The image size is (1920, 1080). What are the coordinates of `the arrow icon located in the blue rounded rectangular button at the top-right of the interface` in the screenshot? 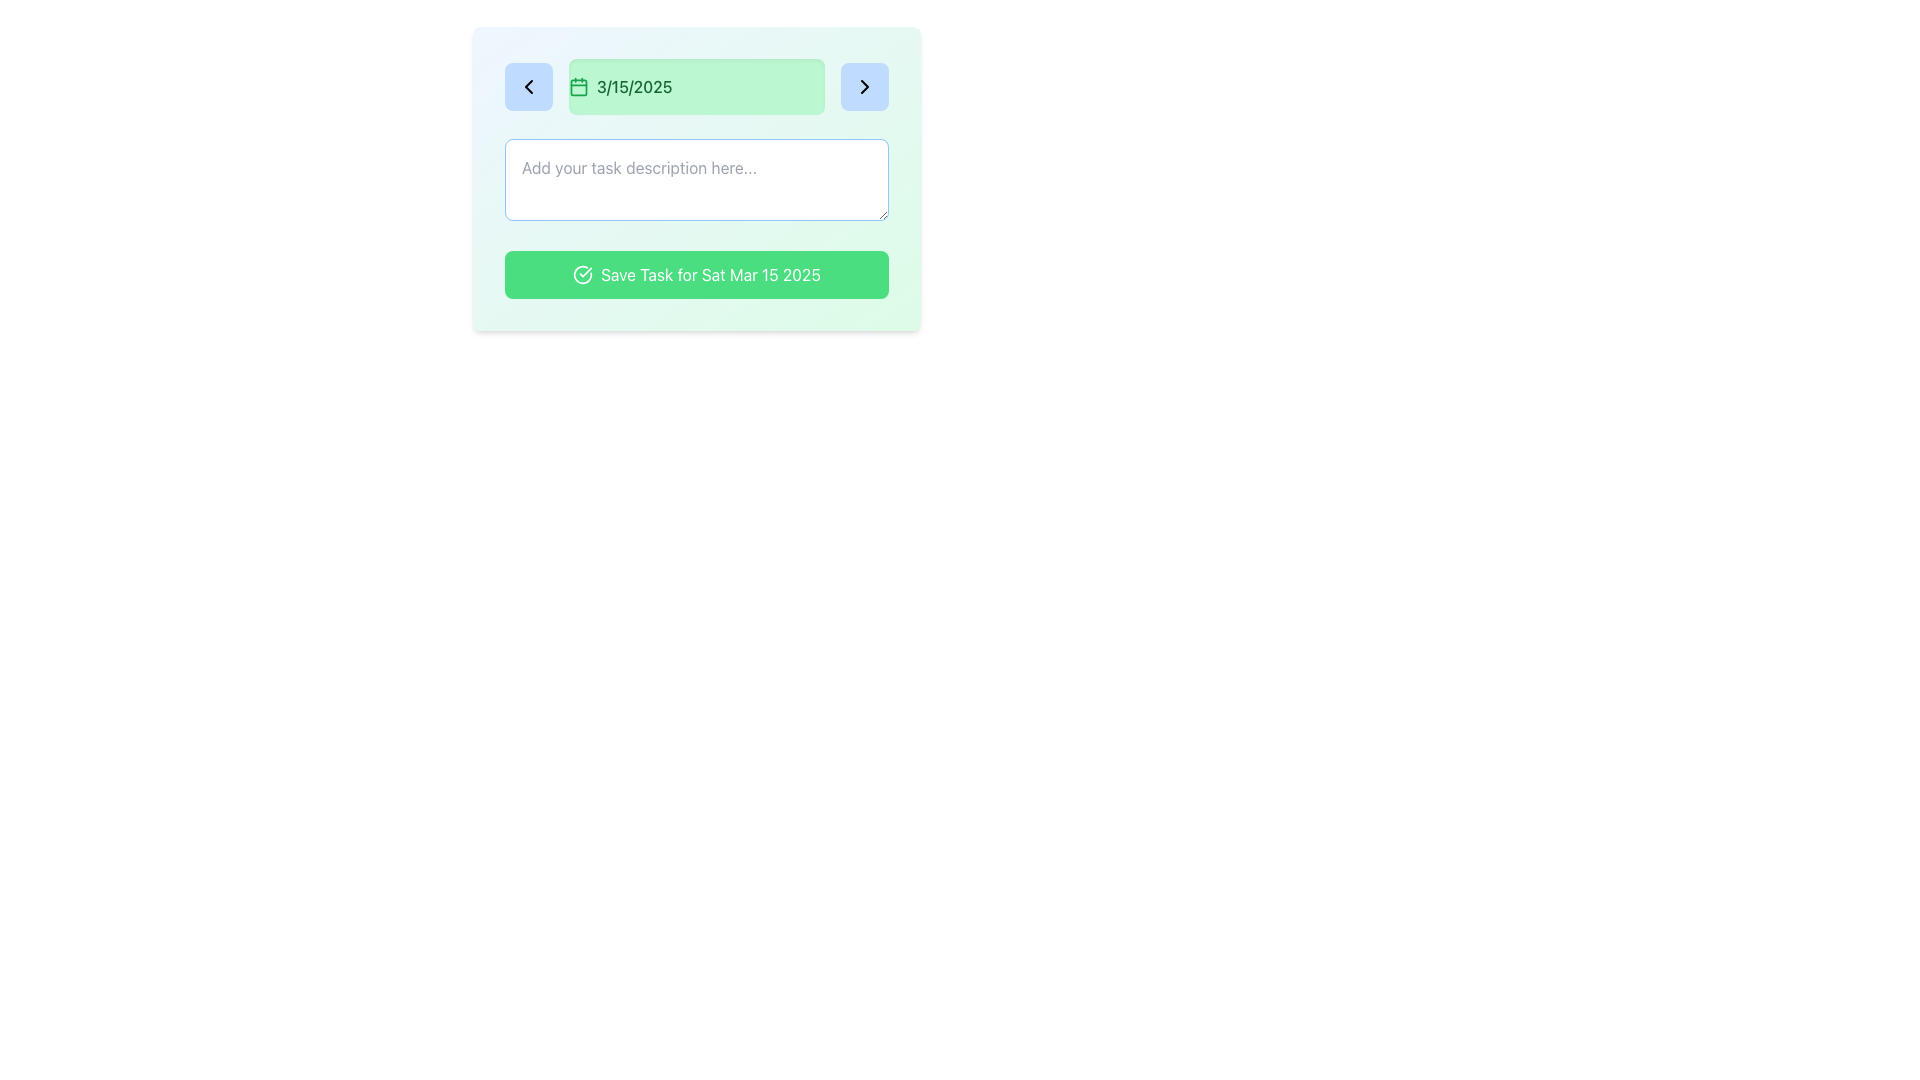 It's located at (864, 86).